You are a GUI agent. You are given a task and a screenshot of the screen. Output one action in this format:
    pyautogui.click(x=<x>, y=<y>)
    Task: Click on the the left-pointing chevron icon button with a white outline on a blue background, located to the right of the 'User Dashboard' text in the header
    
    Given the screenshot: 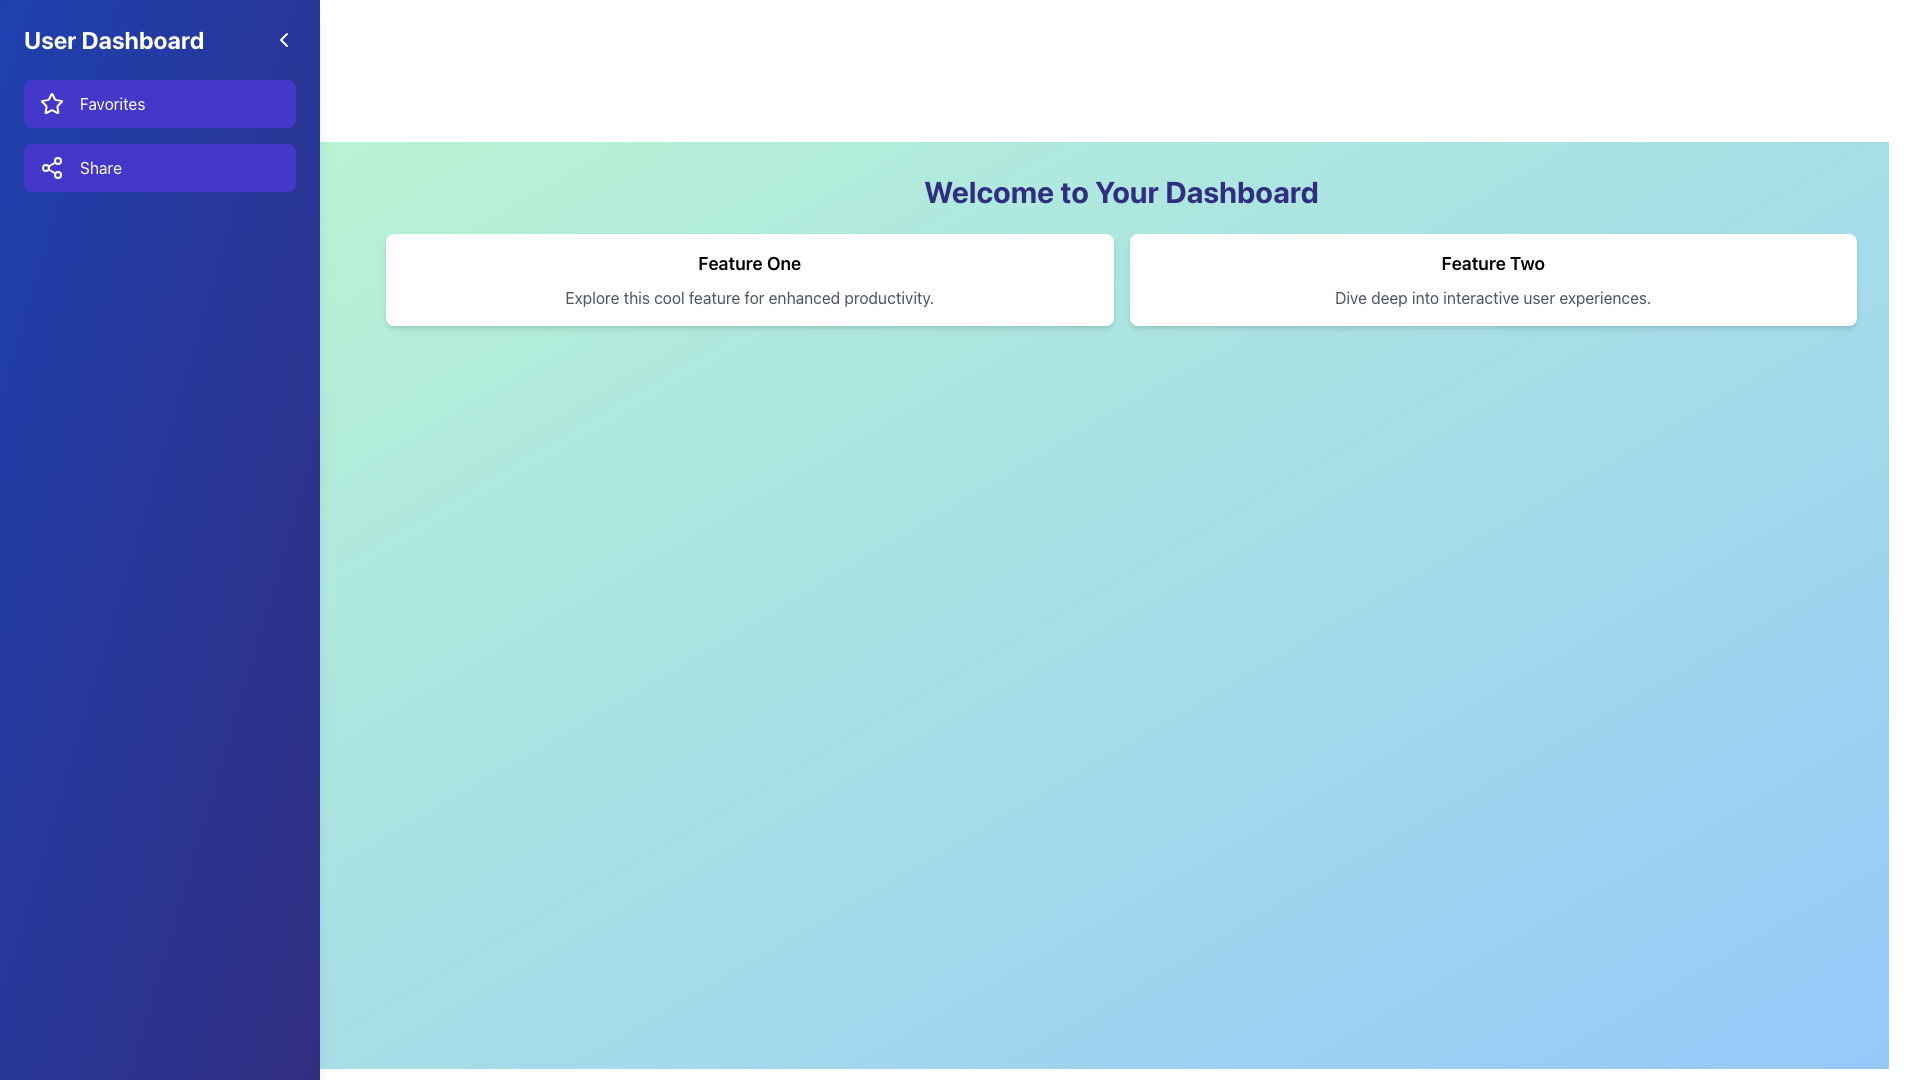 What is the action you would take?
    pyautogui.click(x=282, y=39)
    